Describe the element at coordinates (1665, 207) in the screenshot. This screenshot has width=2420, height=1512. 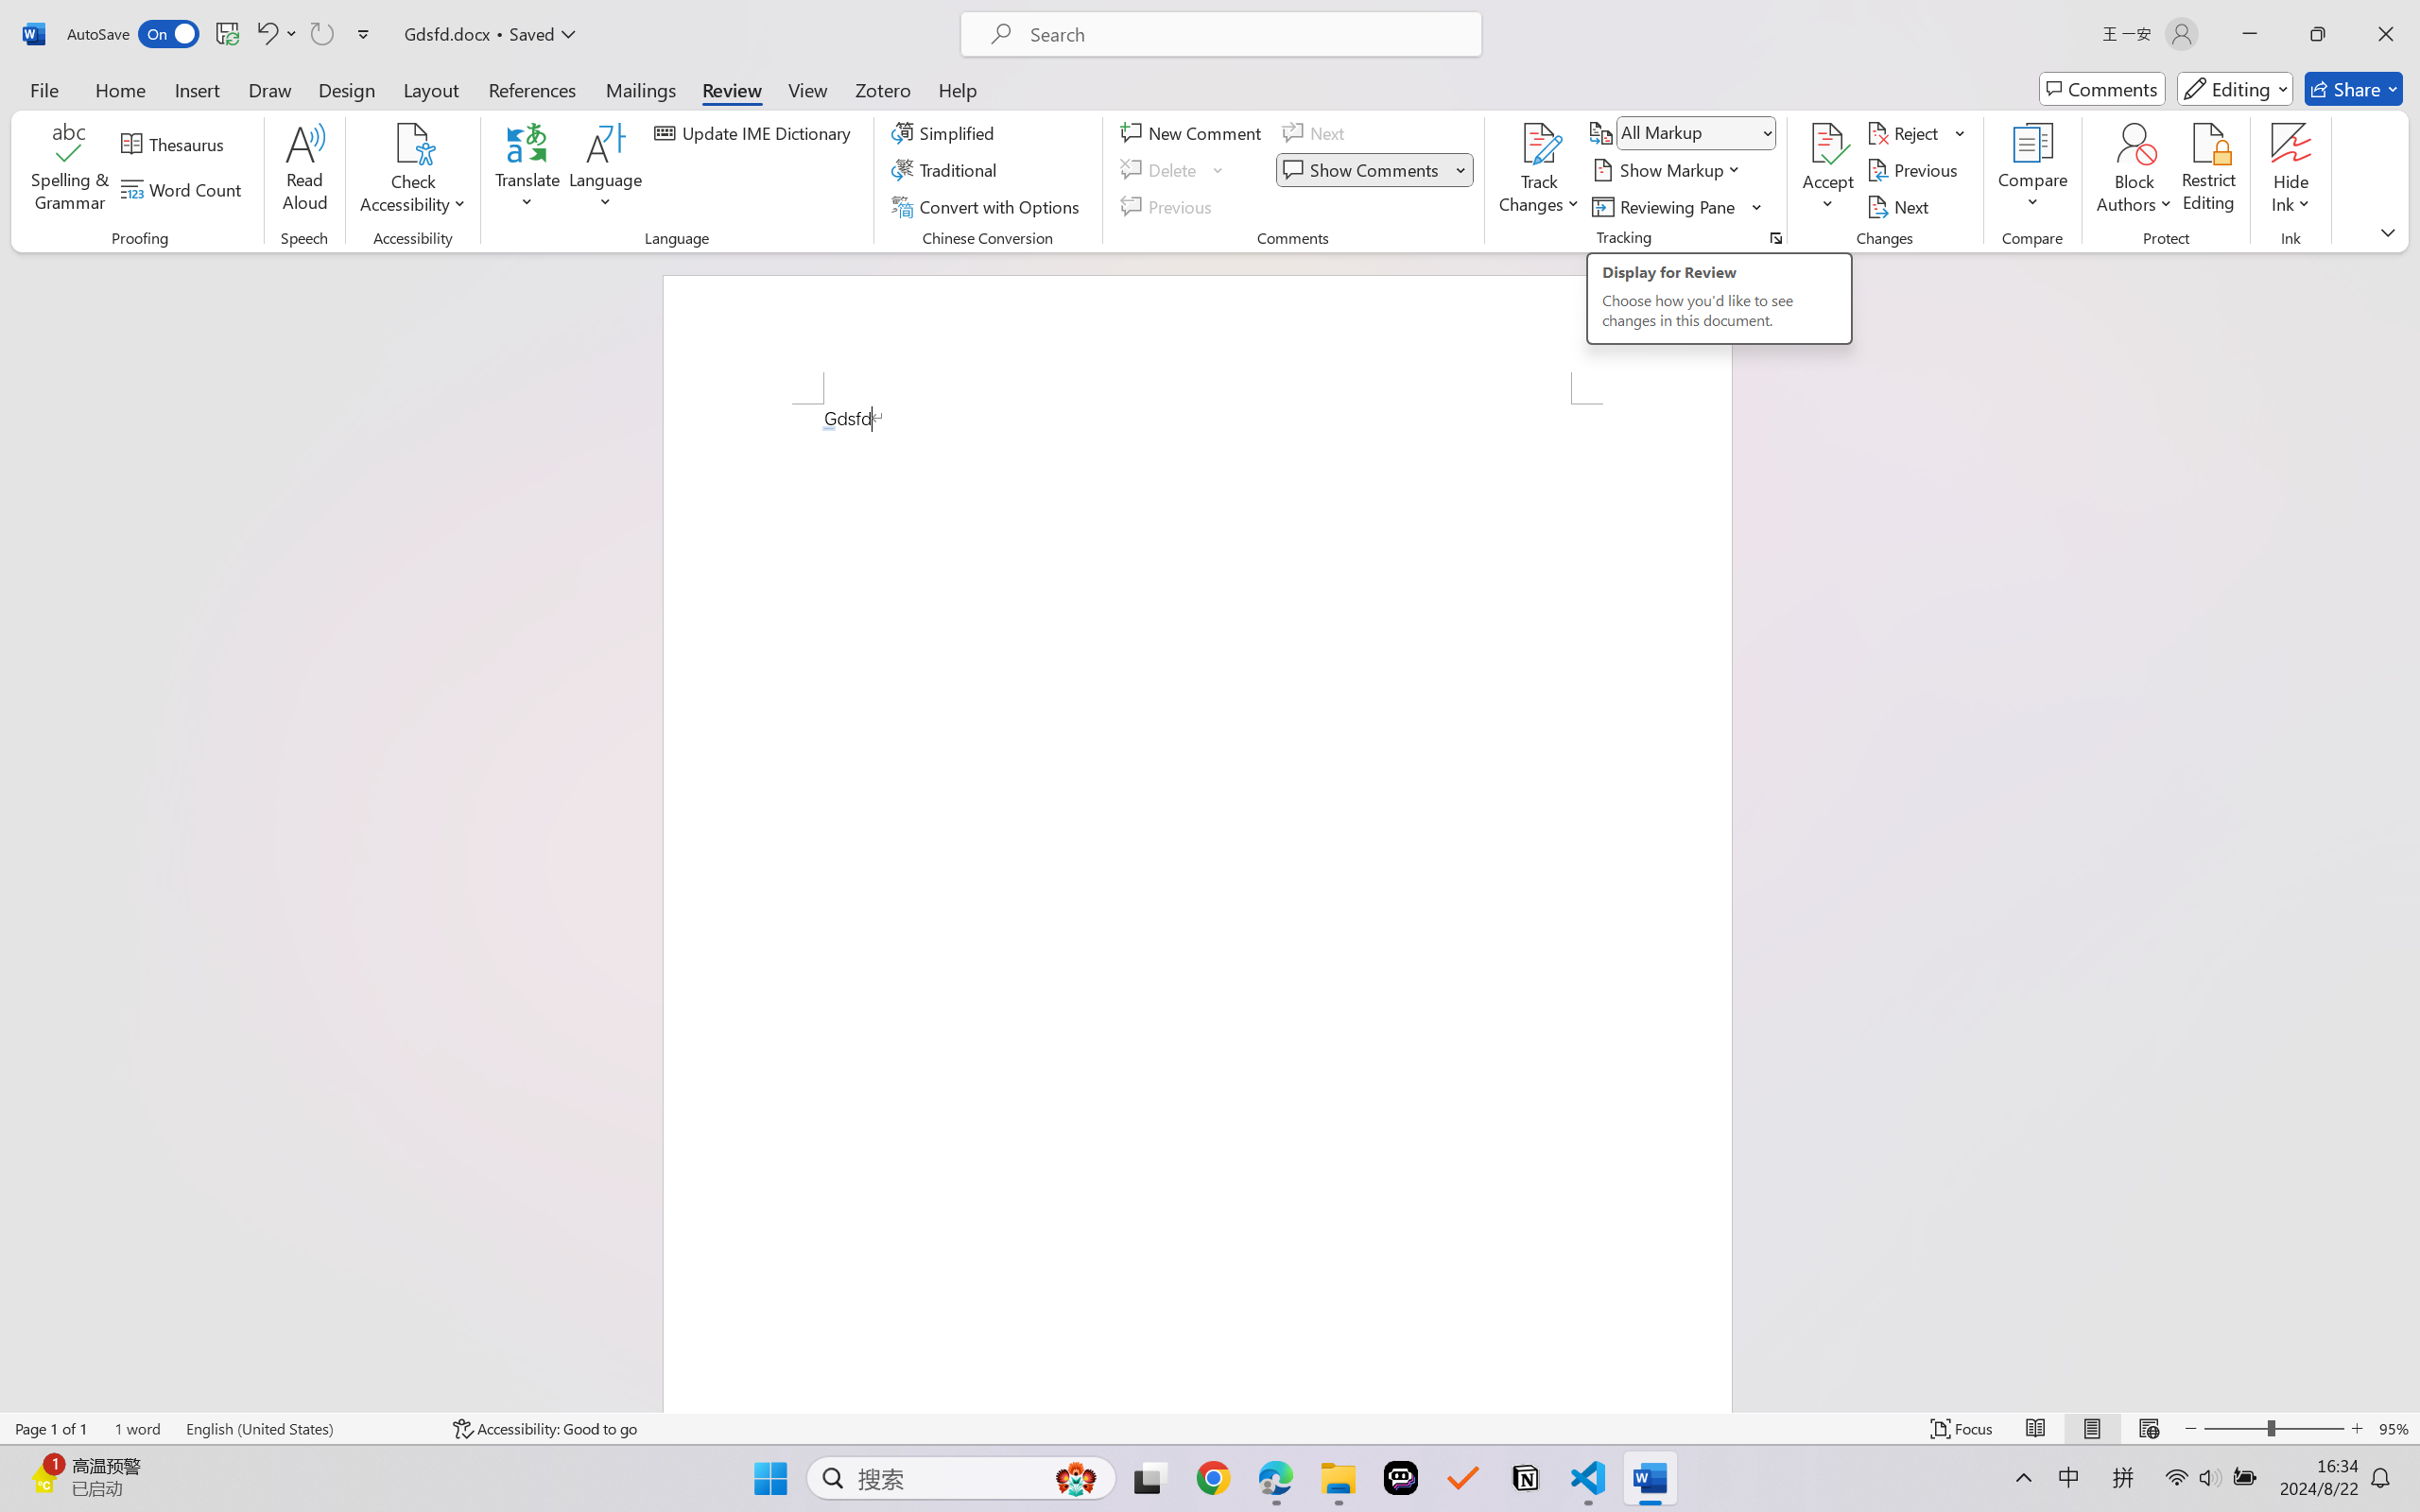
I see `'Reviewing Pane'` at that location.